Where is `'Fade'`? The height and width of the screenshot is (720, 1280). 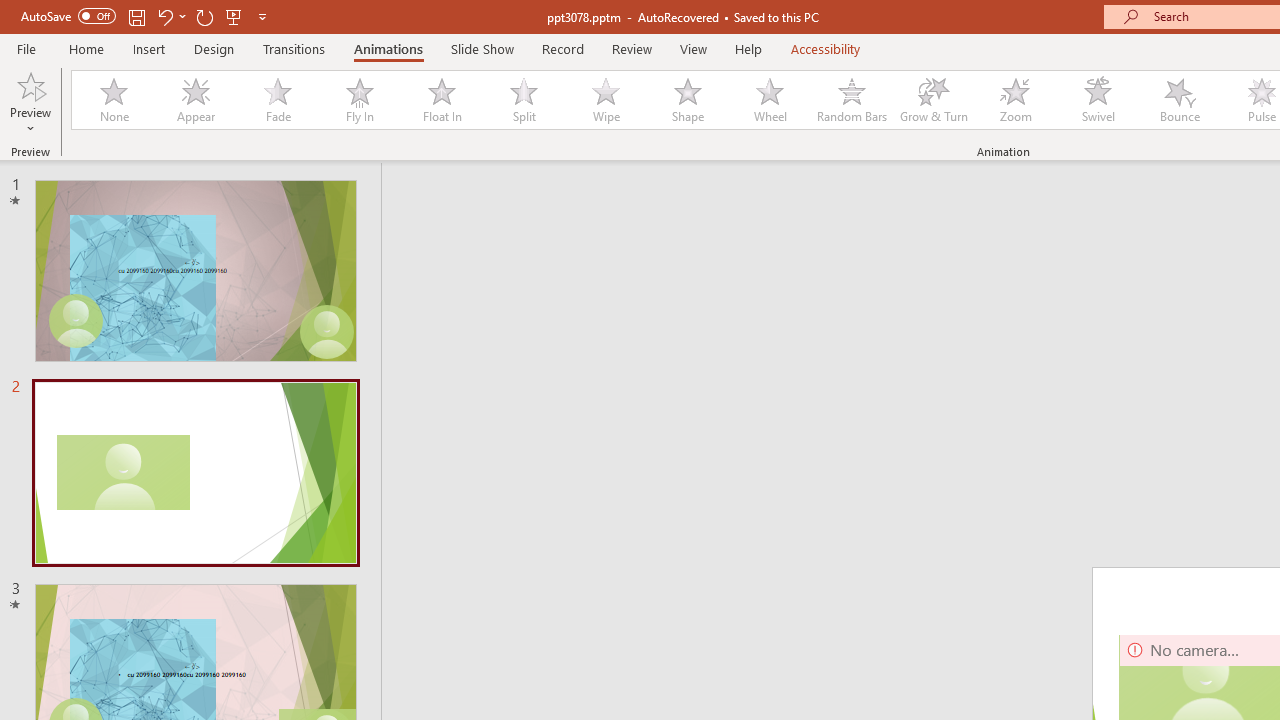
'Fade' is located at coordinates (276, 100).